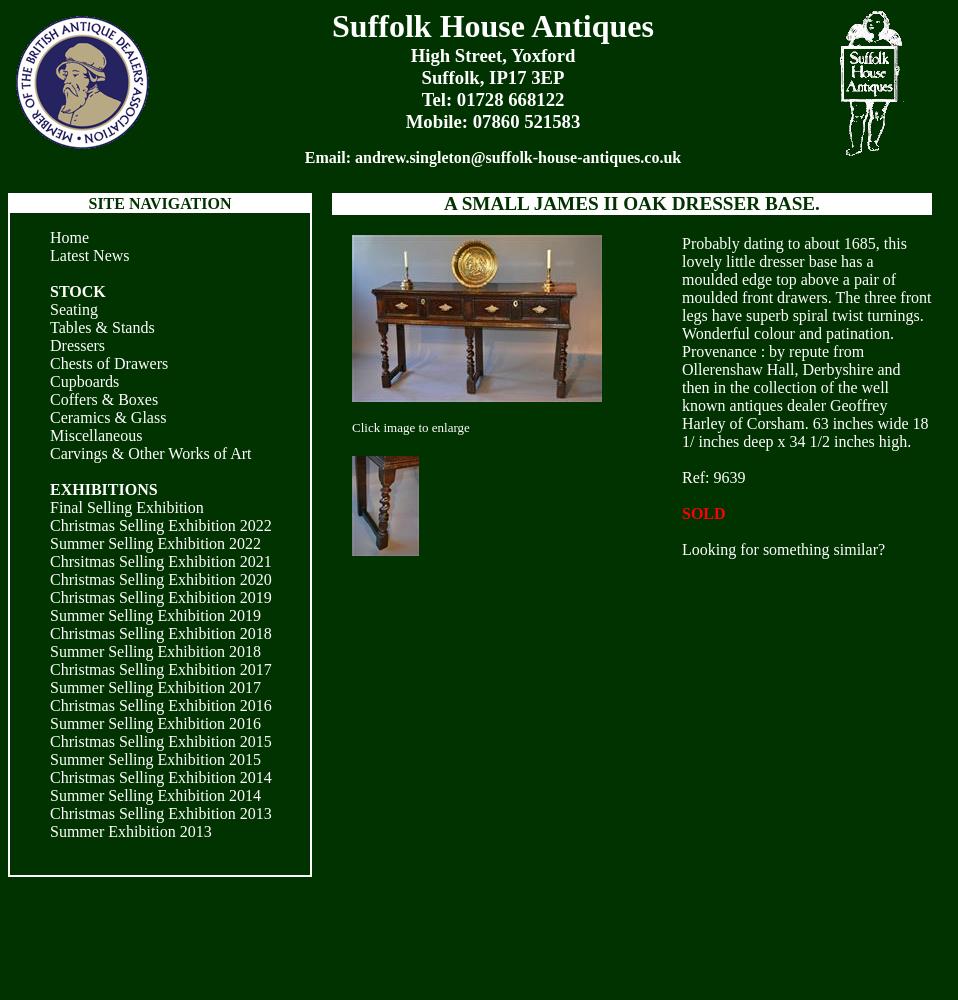  Describe the element at coordinates (159, 740) in the screenshot. I see `'Christmas Selling Exhibition 2015'` at that location.